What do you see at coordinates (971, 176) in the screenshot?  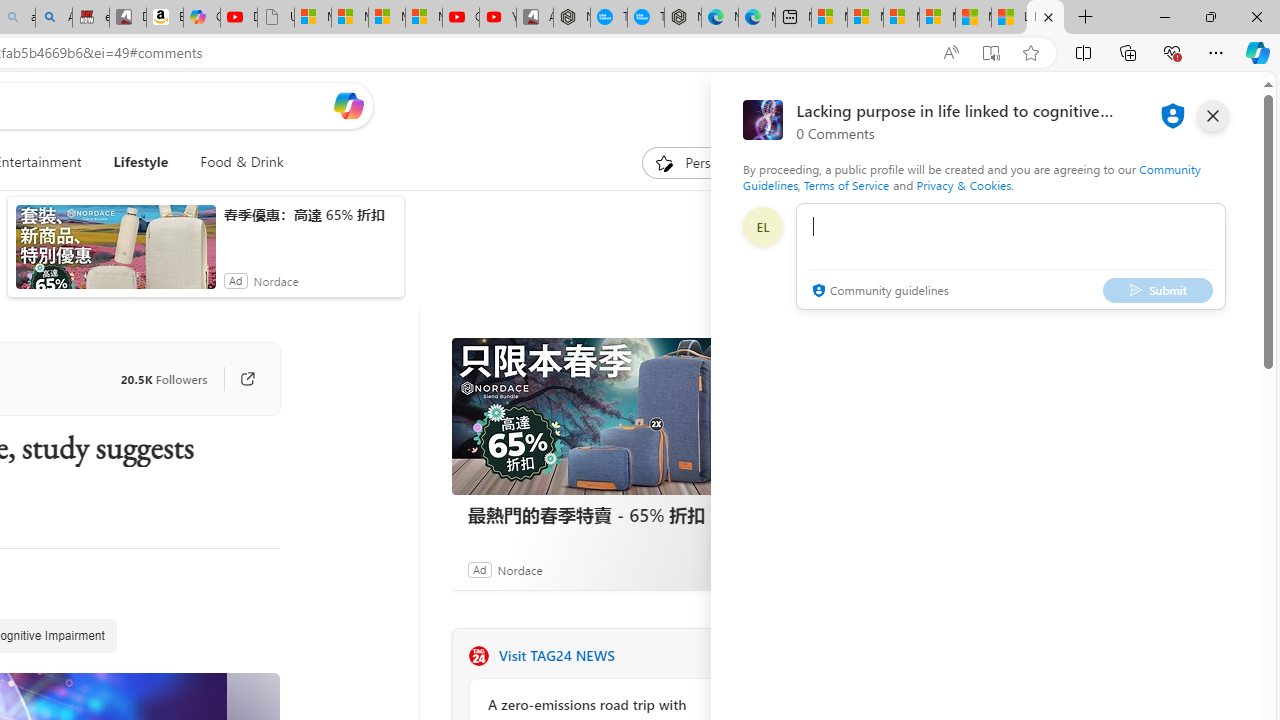 I see `'Community Guidelines'` at bounding box center [971, 176].